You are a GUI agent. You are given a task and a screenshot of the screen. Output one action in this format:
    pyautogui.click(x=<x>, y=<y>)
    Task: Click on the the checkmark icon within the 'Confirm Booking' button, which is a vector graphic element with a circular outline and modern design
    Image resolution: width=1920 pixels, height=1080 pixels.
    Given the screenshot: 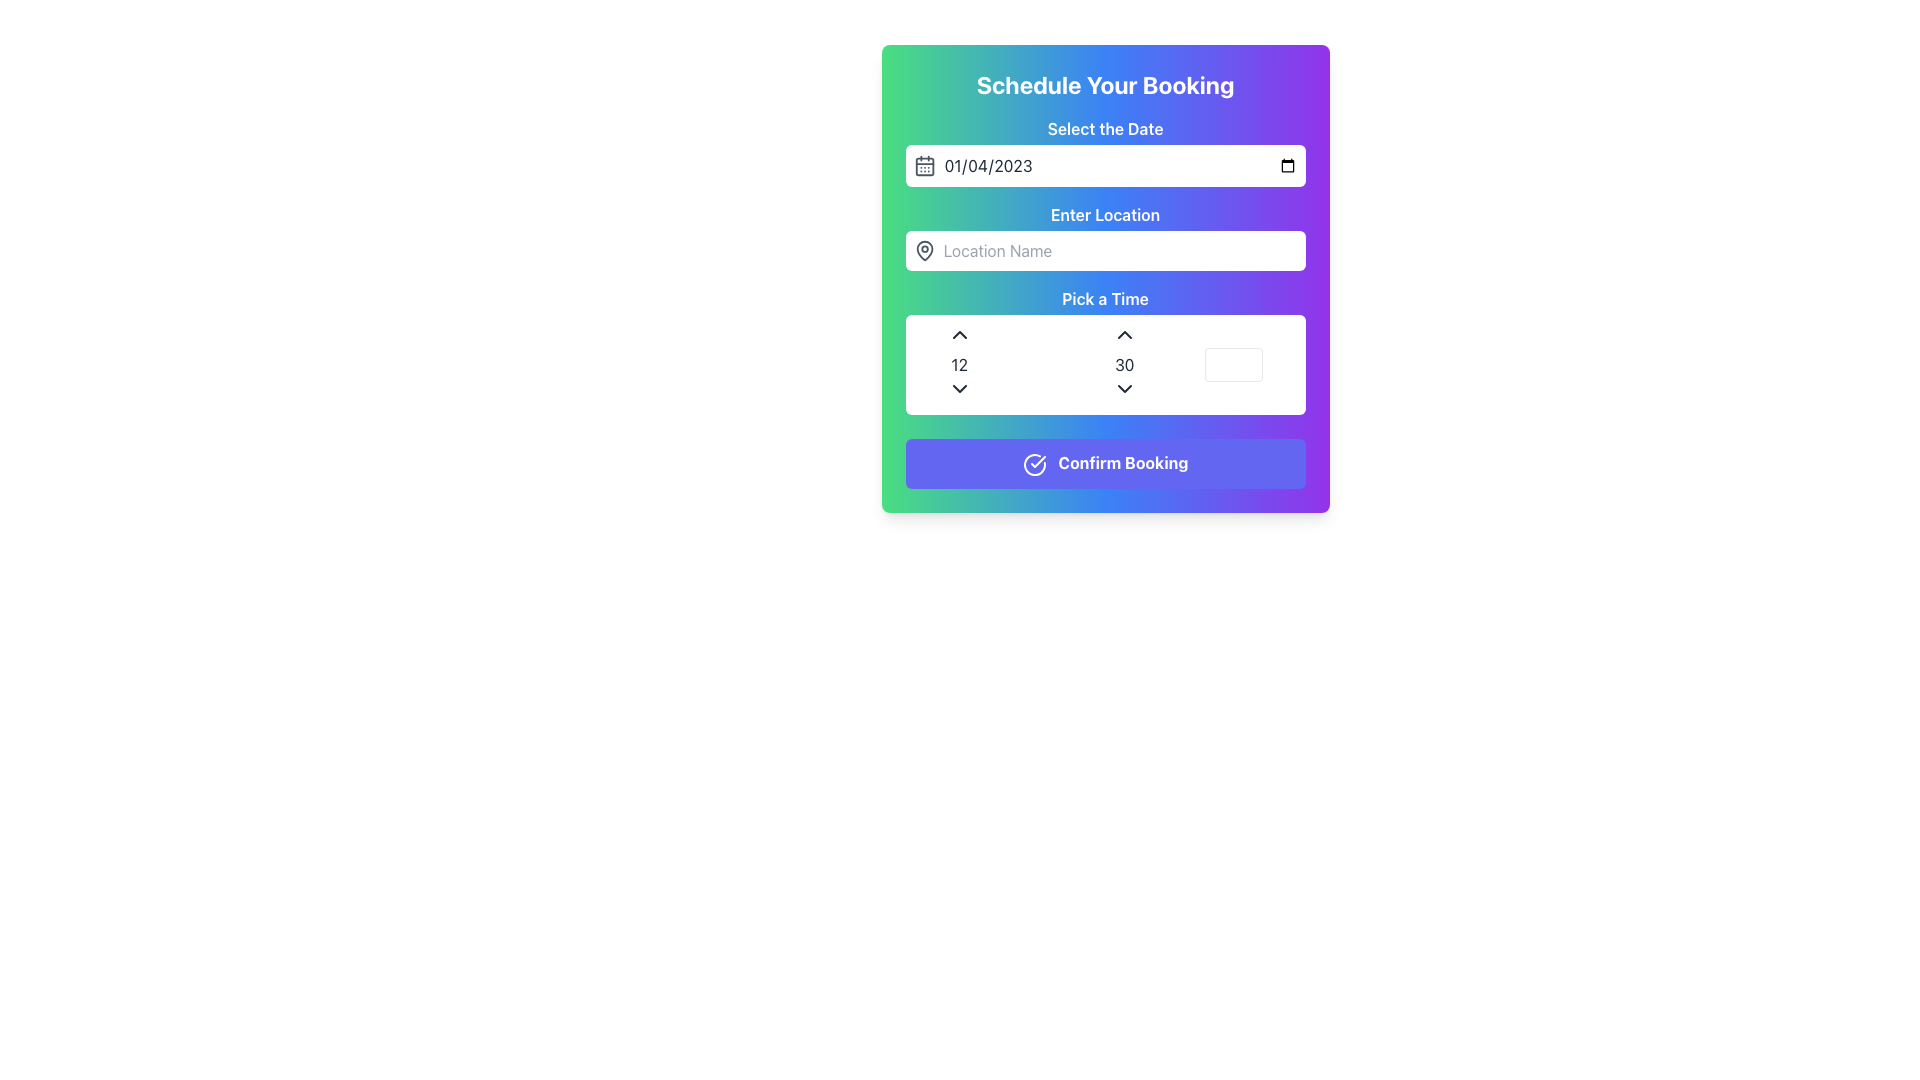 What is the action you would take?
    pyautogui.click(x=1038, y=461)
    